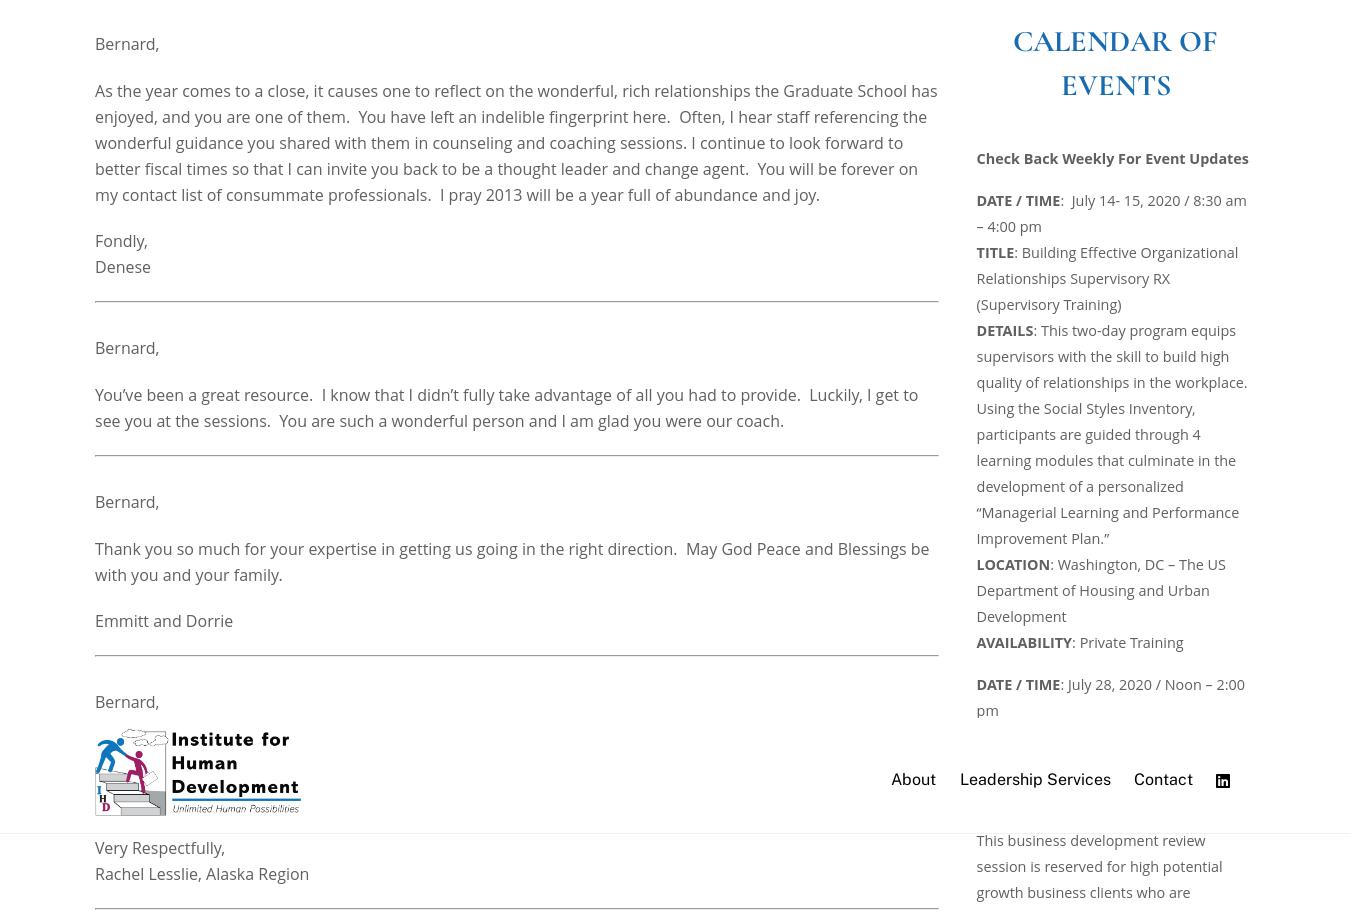 The height and width of the screenshot is (912, 1350). I want to click on 'Leadership Advisory', so click(560, 833).